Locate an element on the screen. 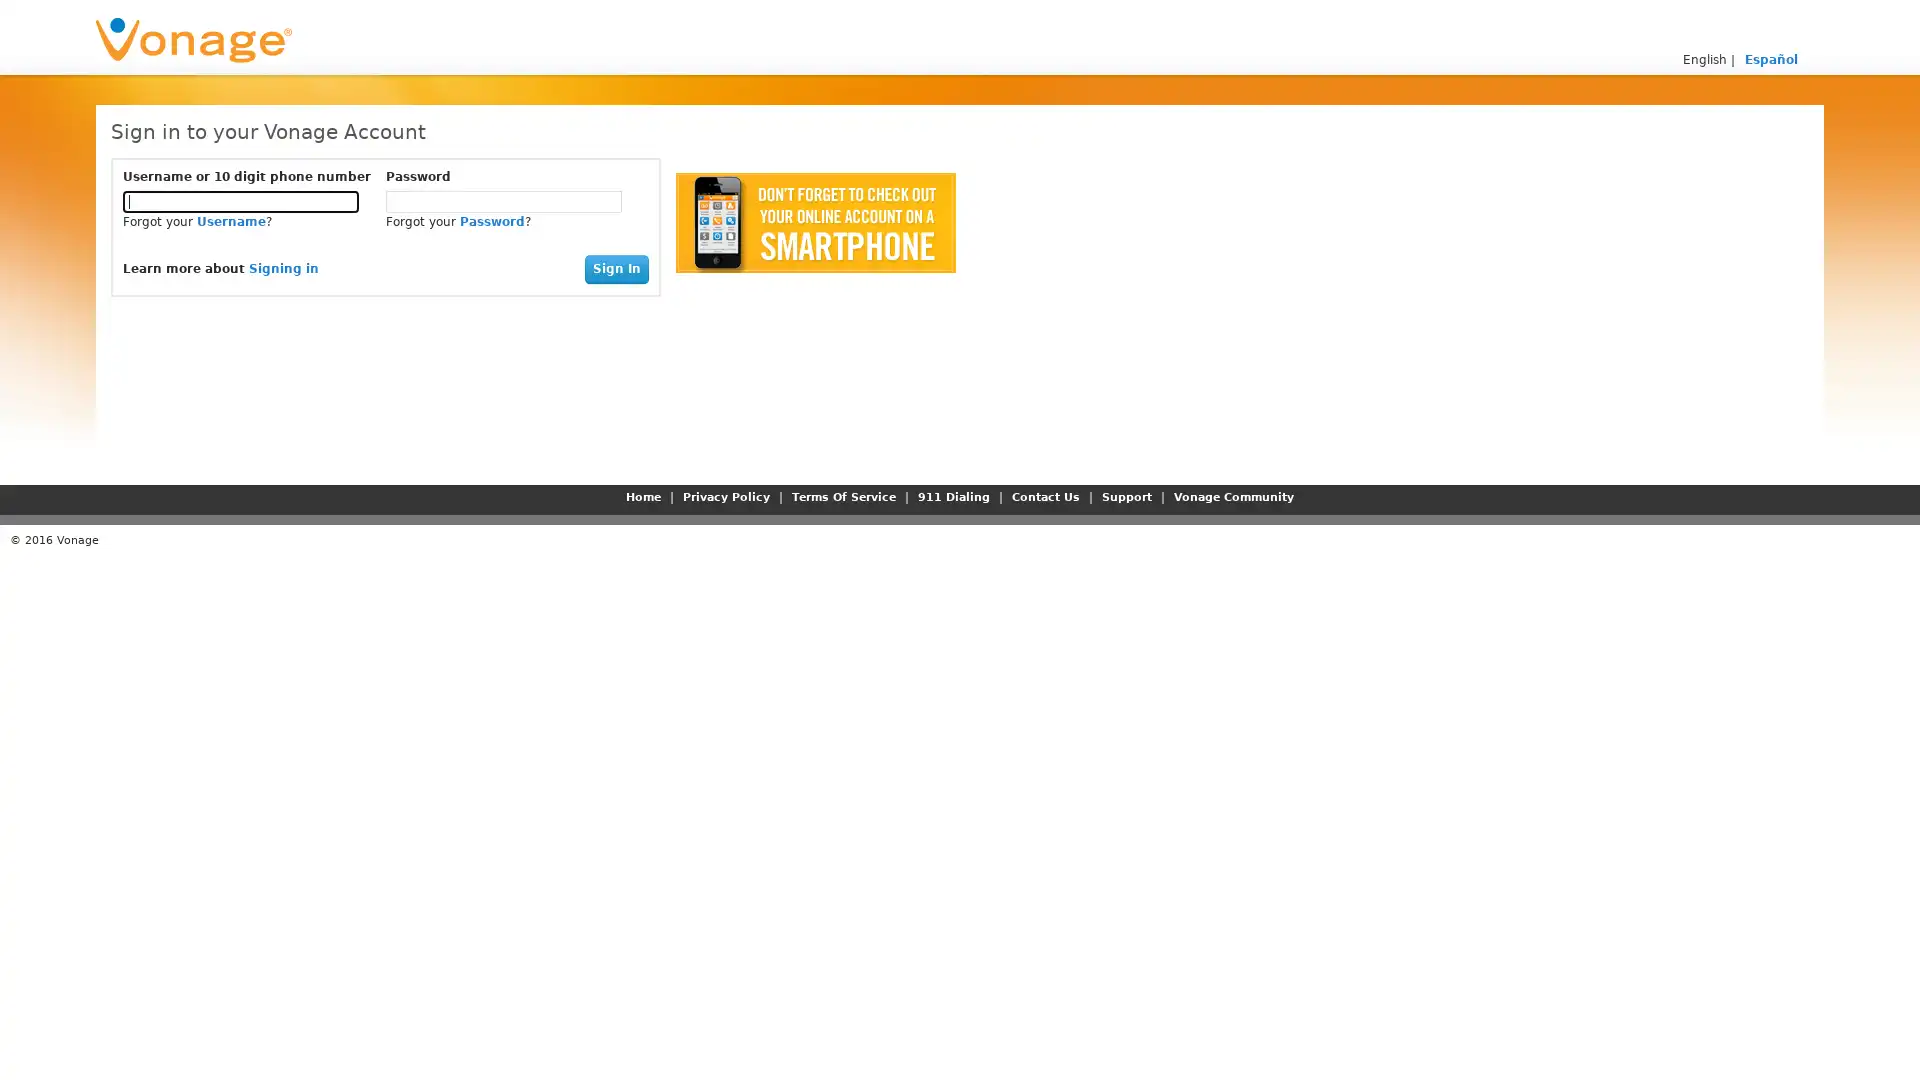  Espanol is located at coordinates (1771, 59).